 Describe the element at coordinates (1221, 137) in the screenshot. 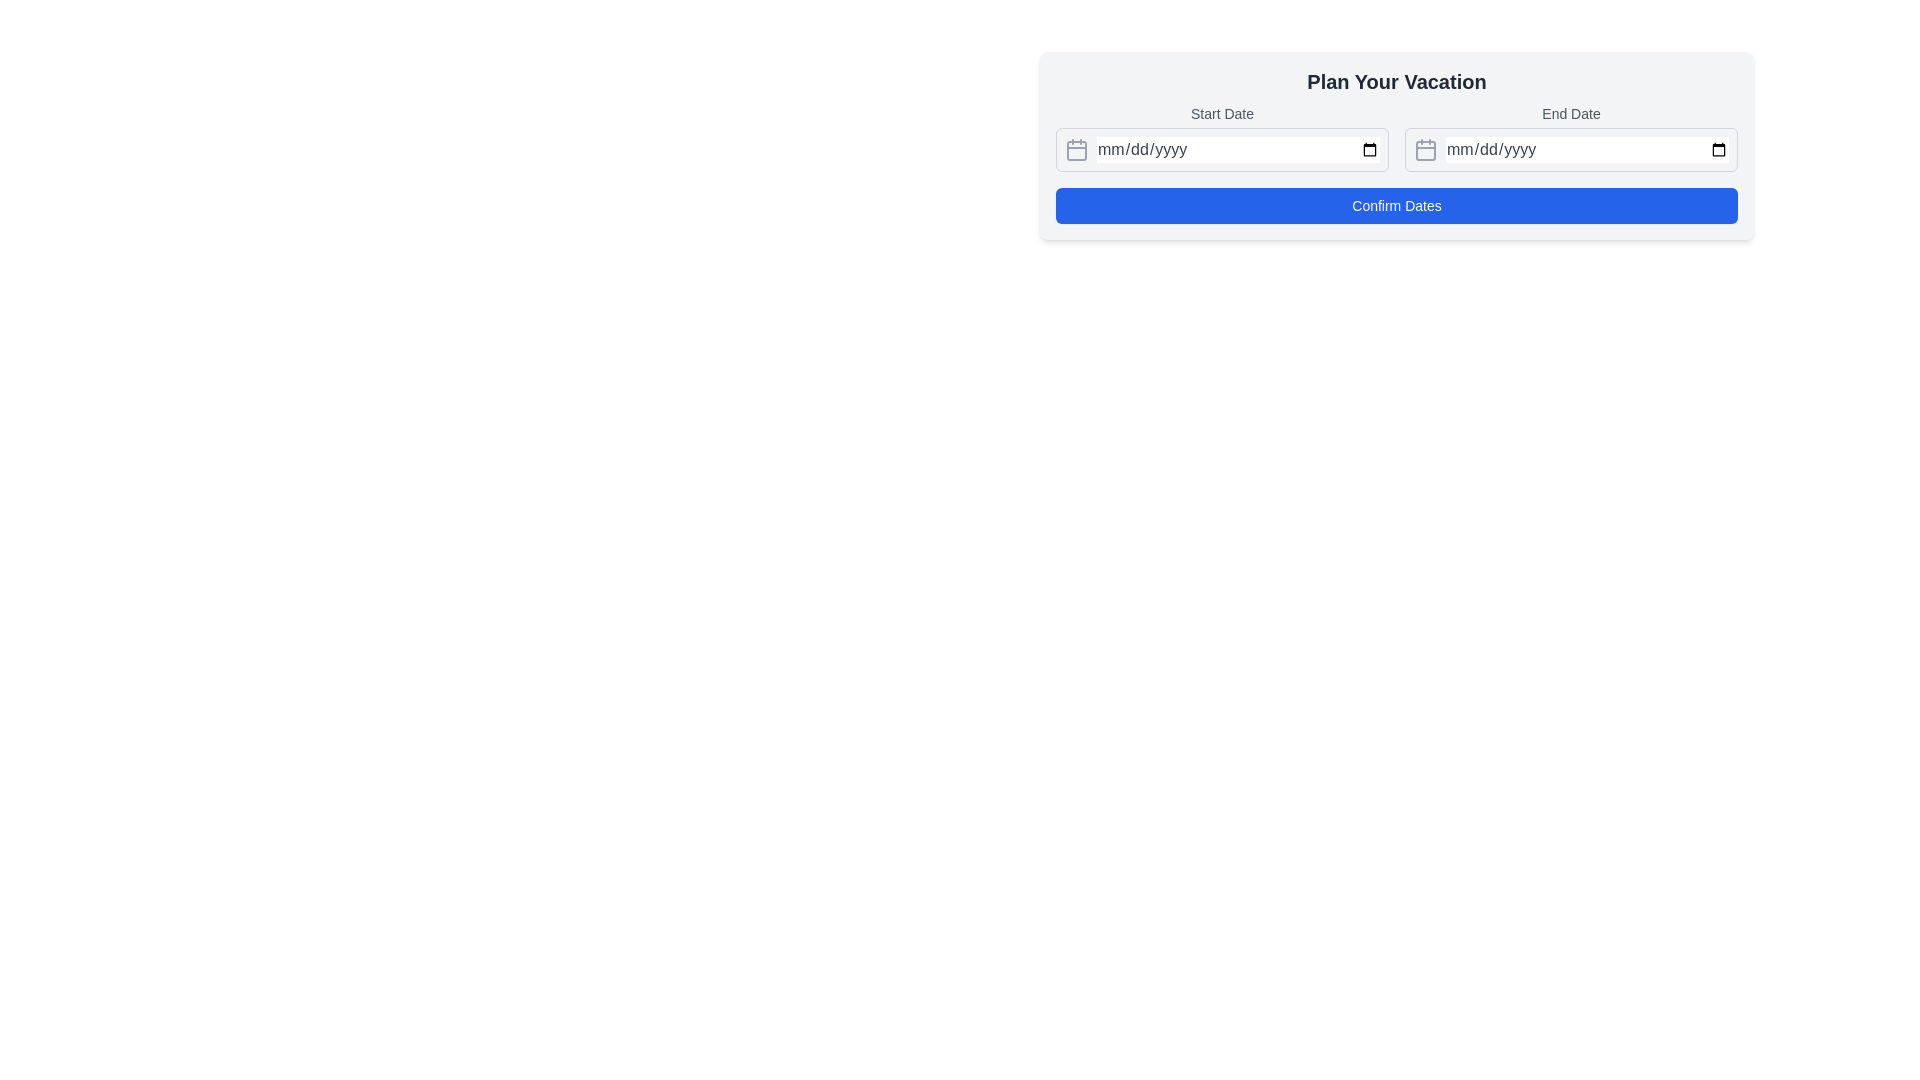

I see `the 'Start Date' input field to input a date` at that location.